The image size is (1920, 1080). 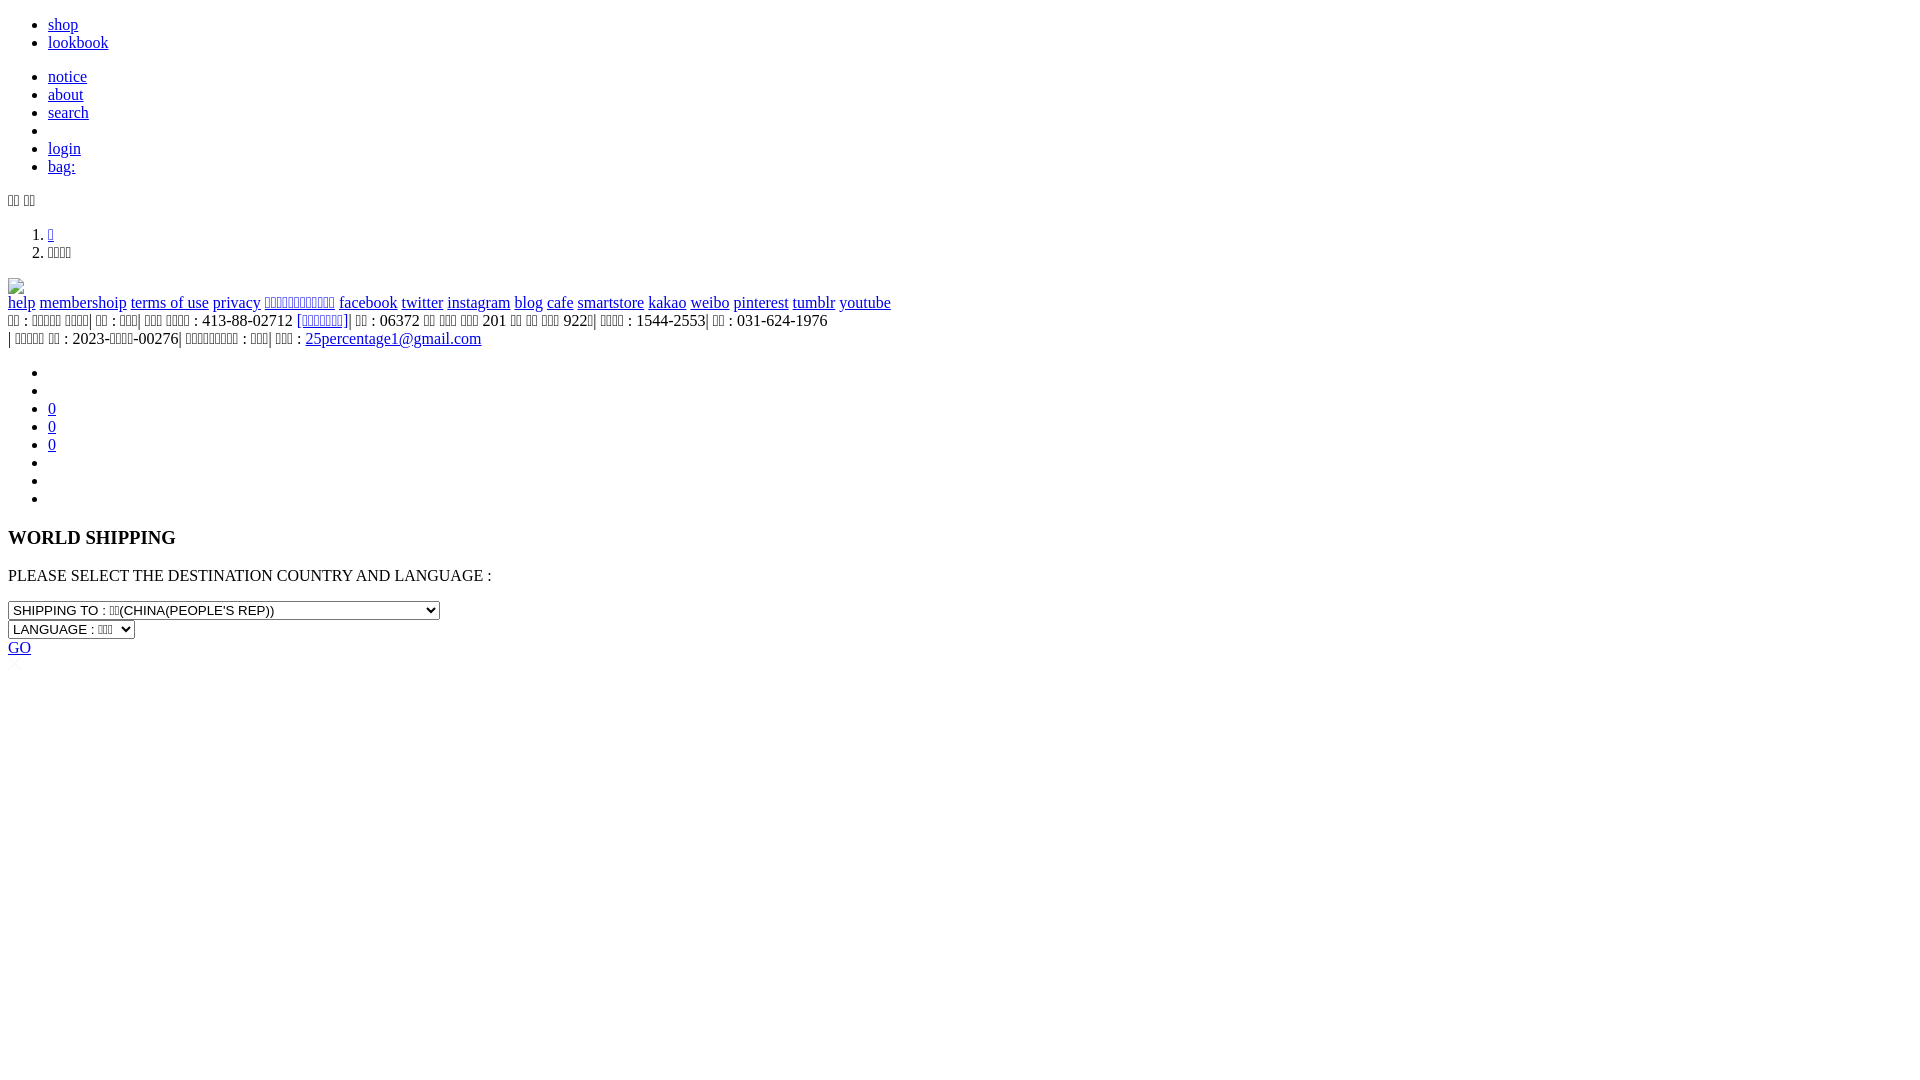 I want to click on 'facebook', so click(x=368, y=302).